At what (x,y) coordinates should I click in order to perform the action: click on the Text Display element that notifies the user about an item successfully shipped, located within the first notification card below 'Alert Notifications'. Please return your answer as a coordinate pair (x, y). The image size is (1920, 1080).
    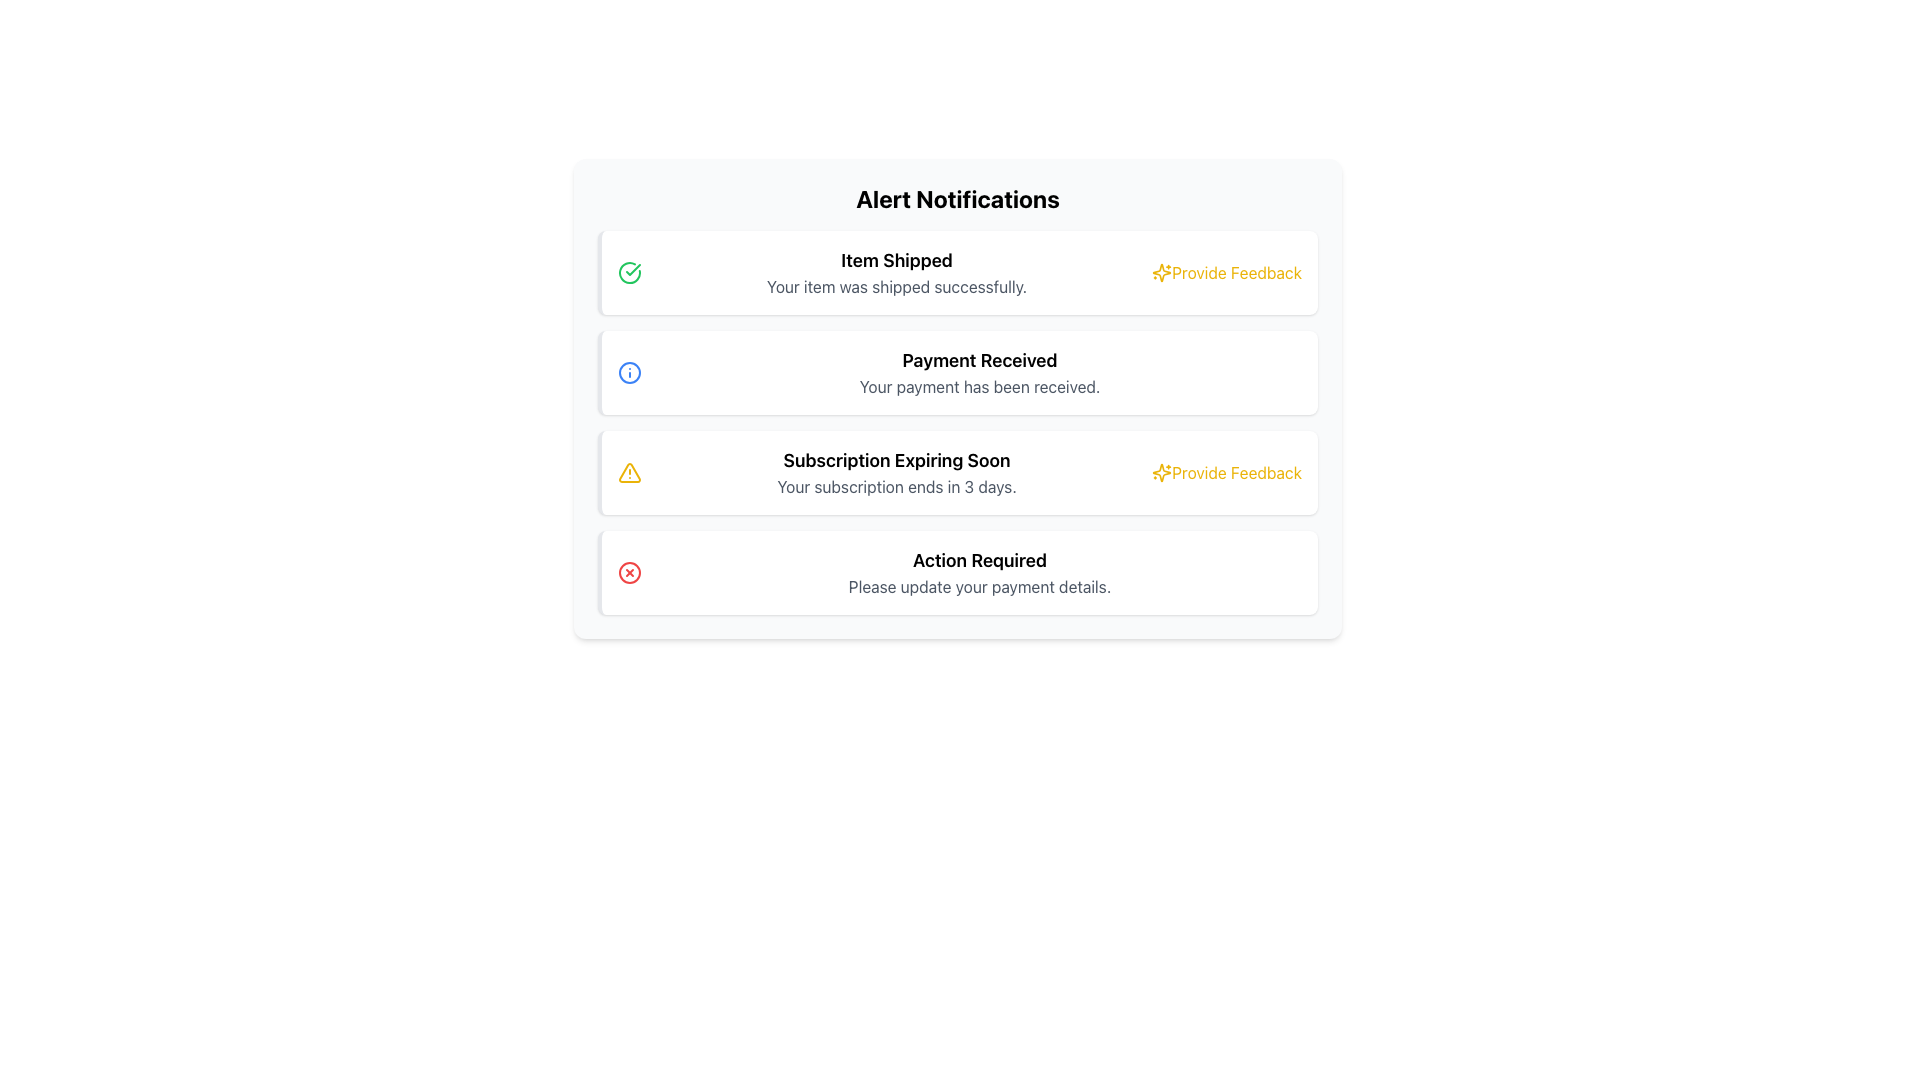
    Looking at the image, I should click on (896, 273).